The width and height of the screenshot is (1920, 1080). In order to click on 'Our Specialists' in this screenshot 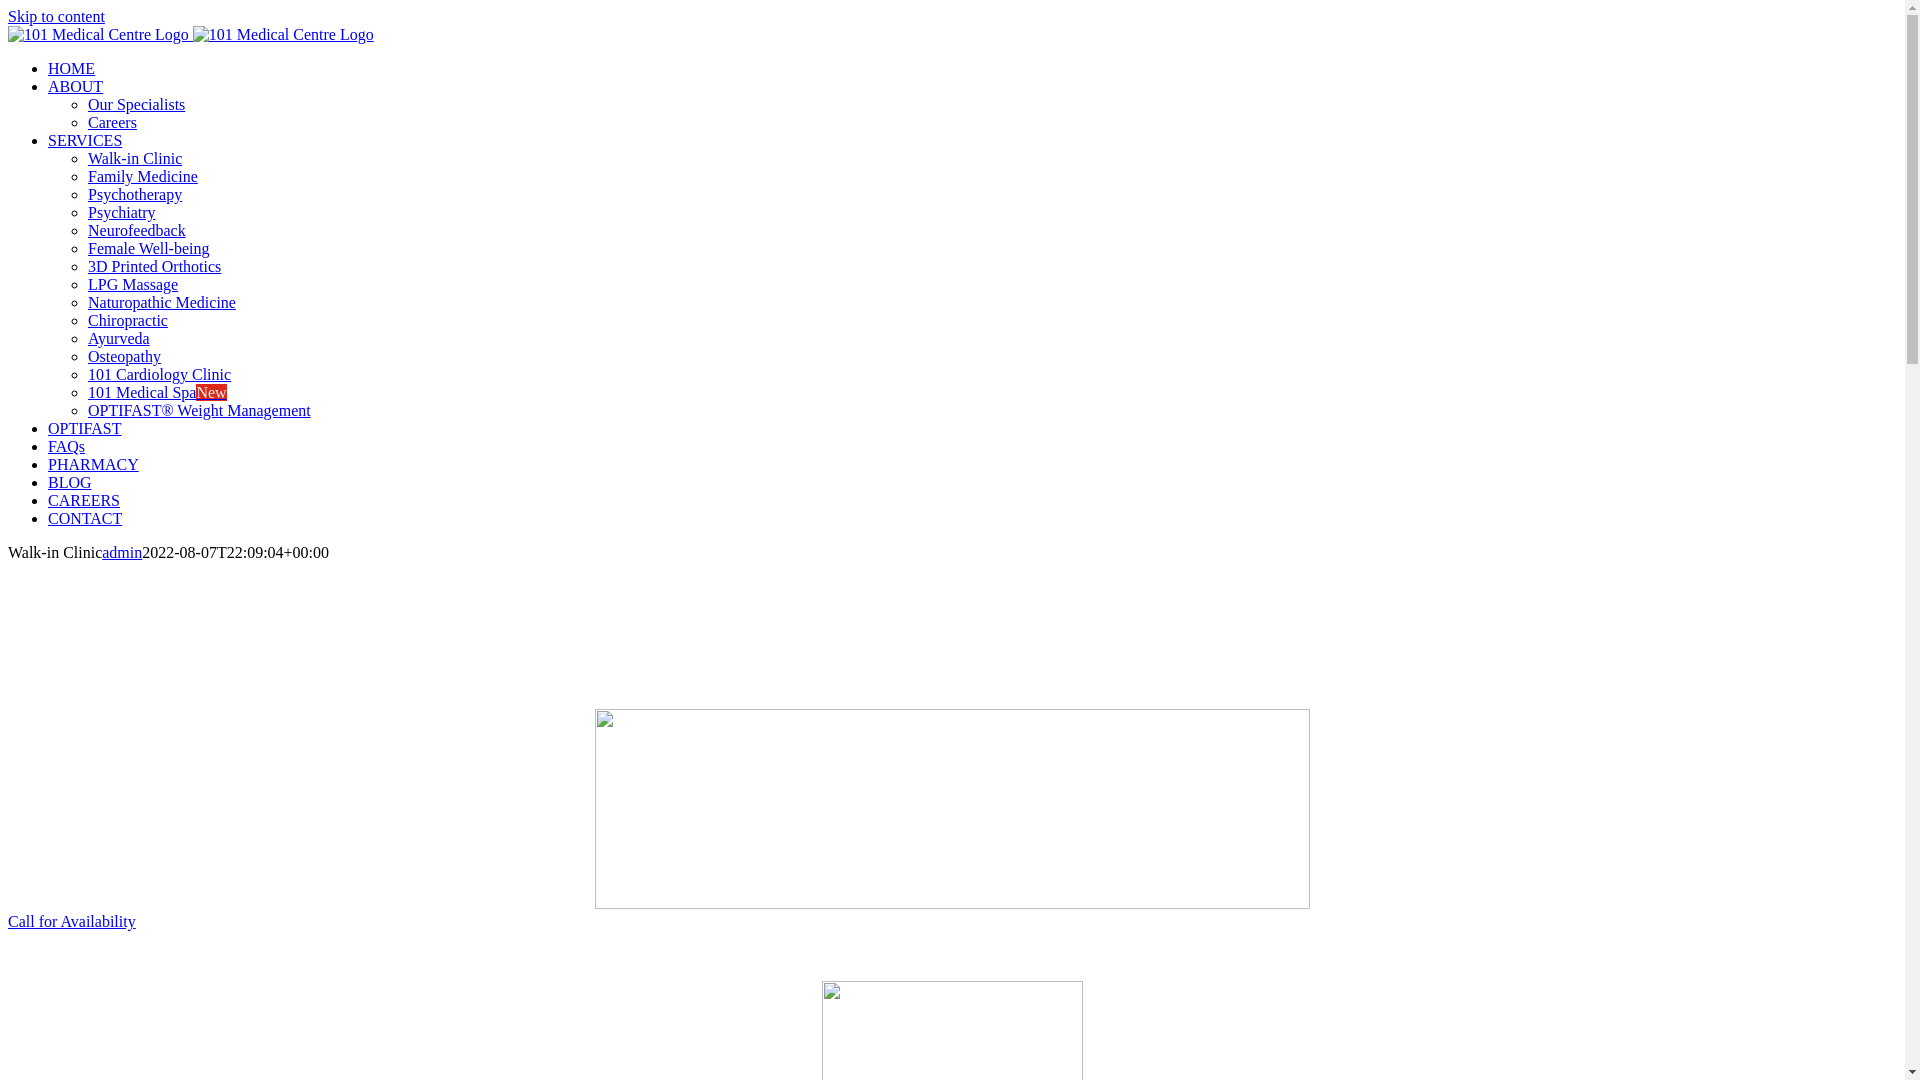, I will do `click(135, 104)`.